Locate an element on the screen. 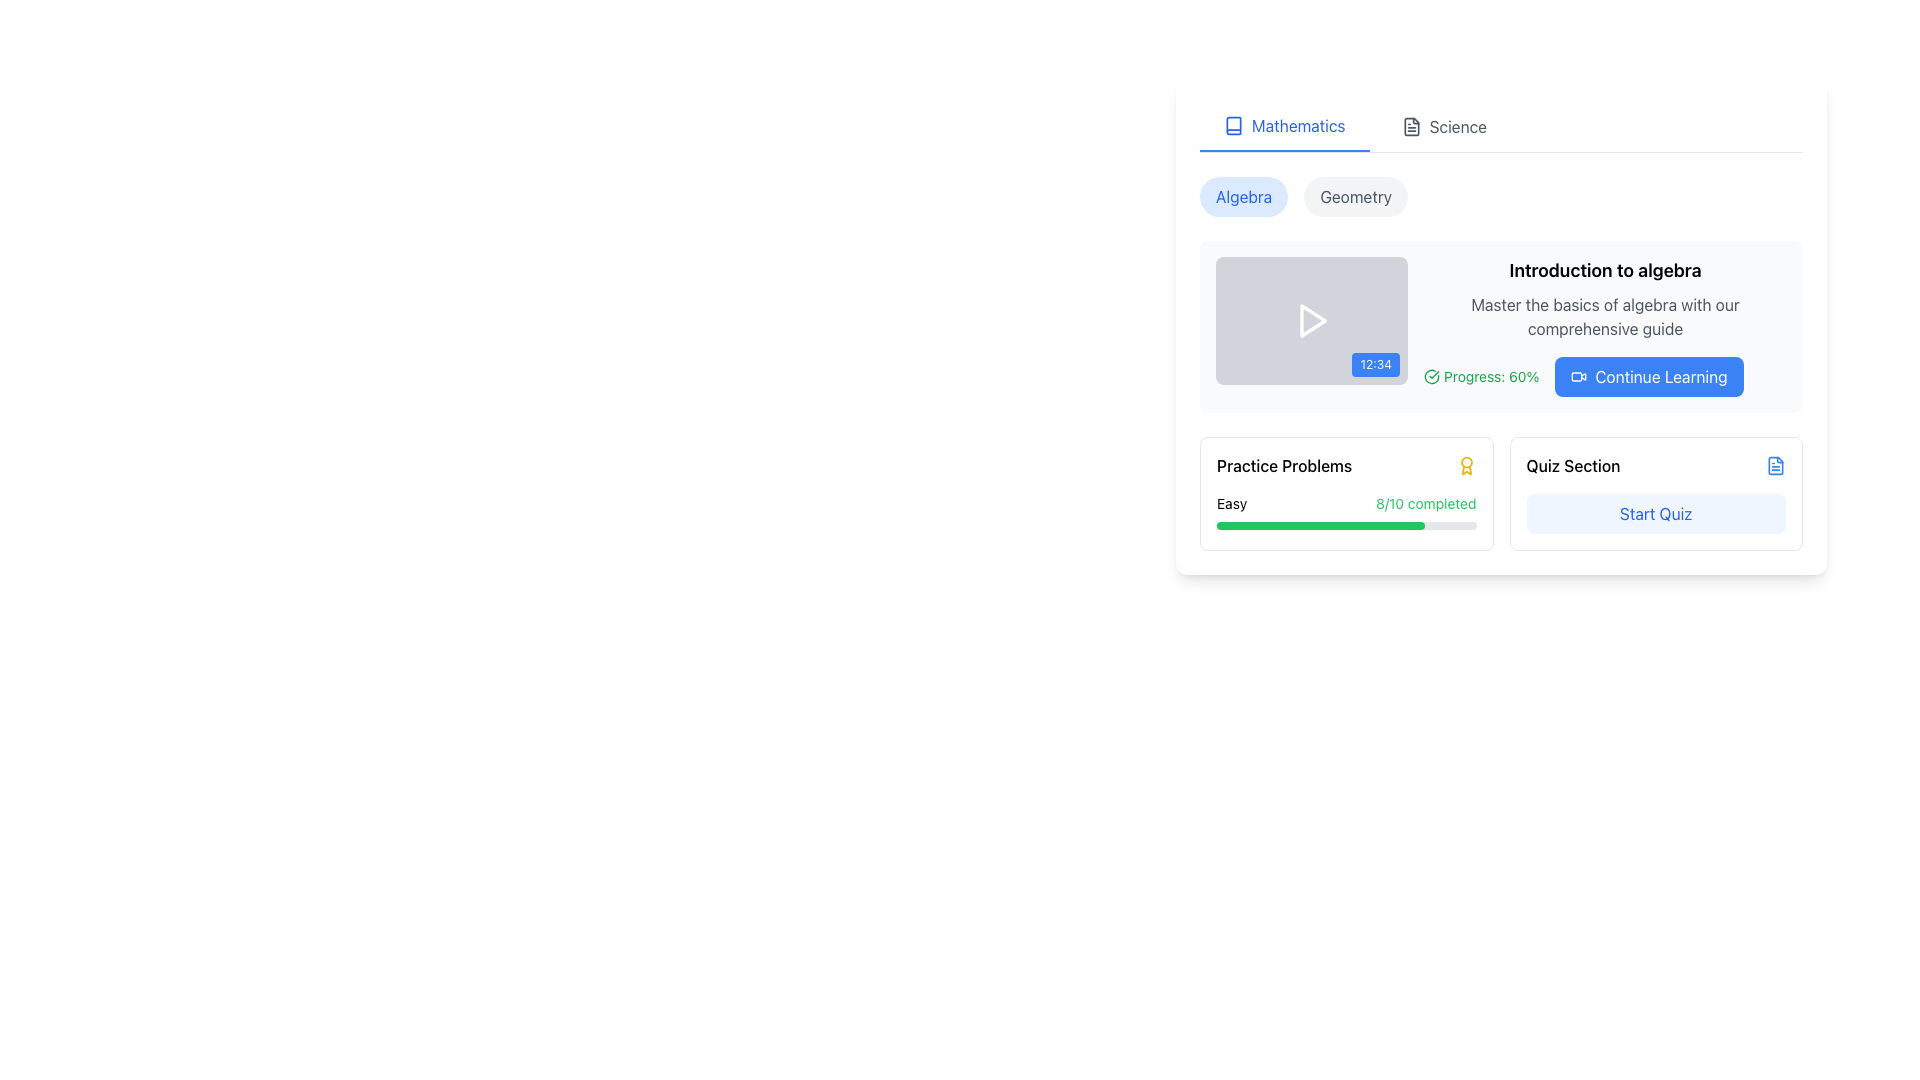 The width and height of the screenshot is (1920, 1080). the static informational text that displays the completion status of practice problems, located below the 'Practice Problems' header and adjacent to a progress bar is located at coordinates (1425, 503).